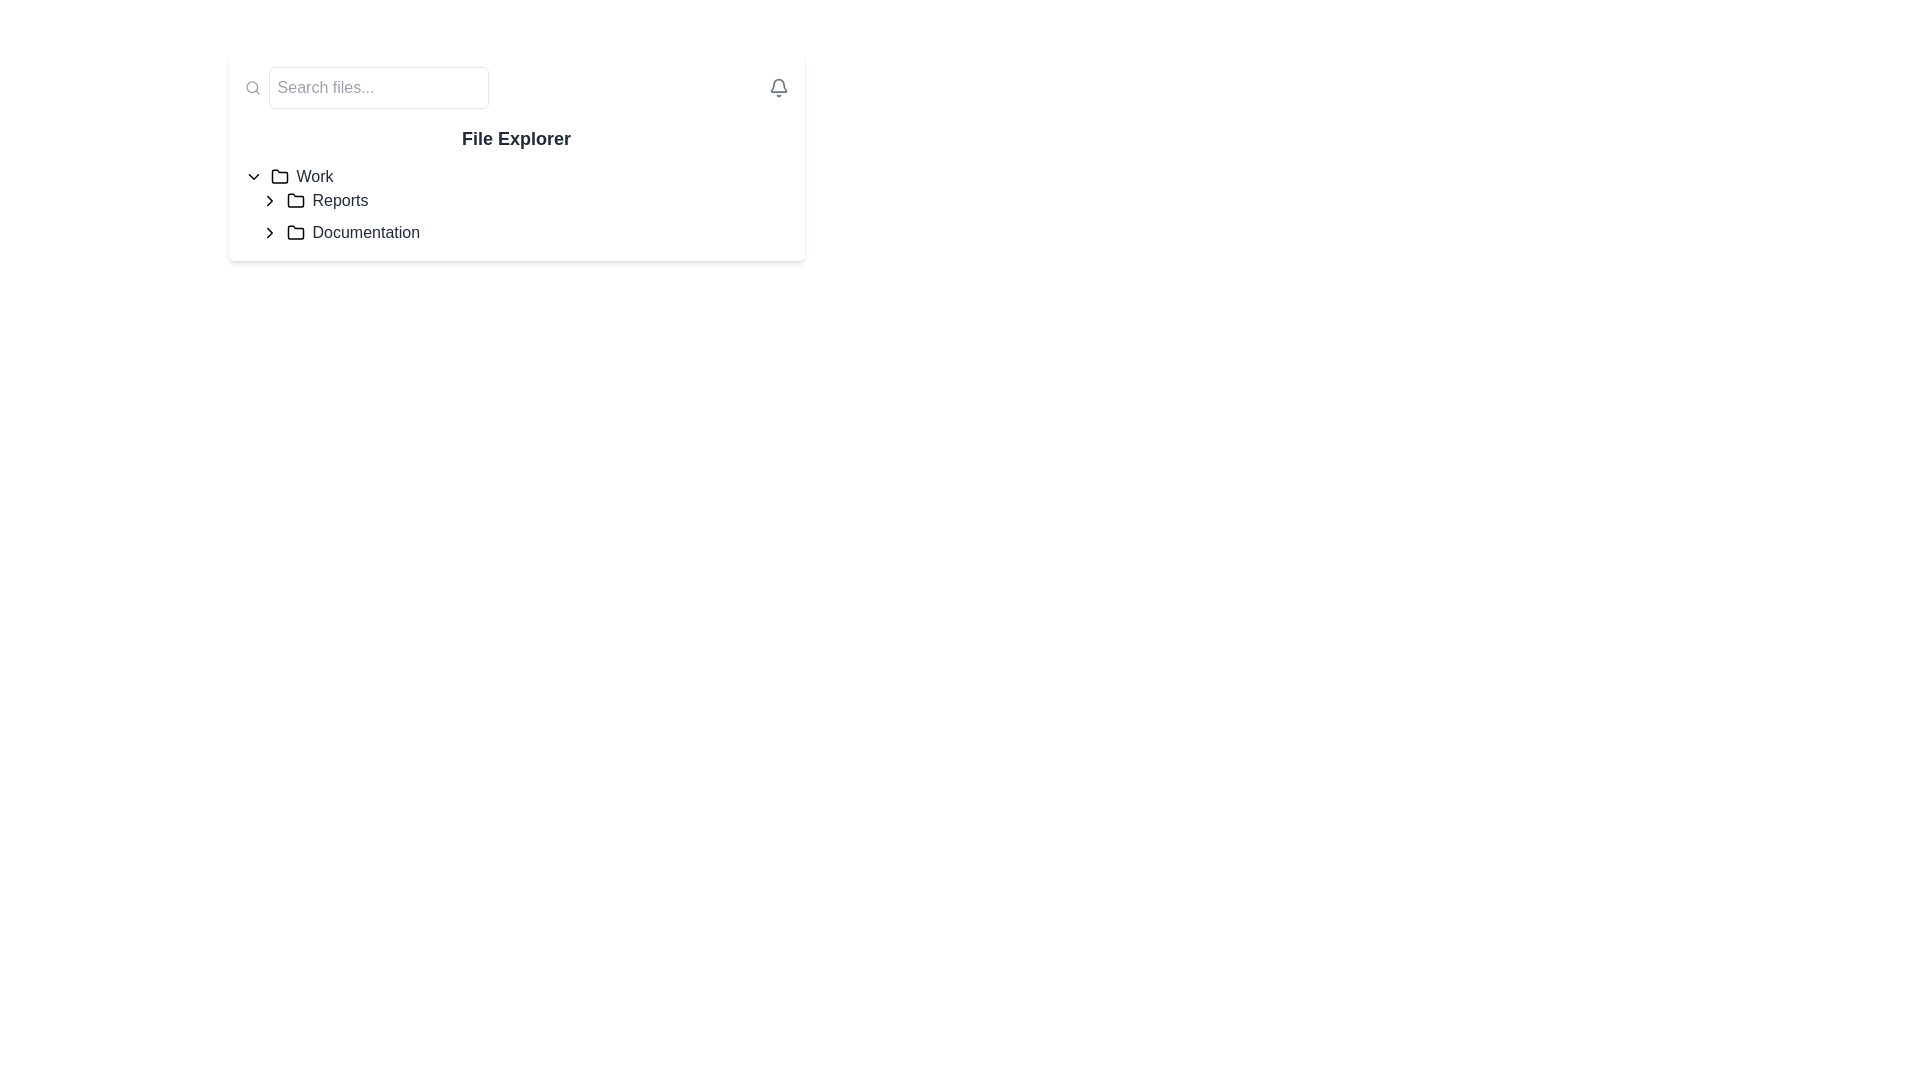 This screenshot has width=1920, height=1080. Describe the element at coordinates (268, 200) in the screenshot. I see `the chevron/arrow icon located next to the 'Reports' folder label` at that location.